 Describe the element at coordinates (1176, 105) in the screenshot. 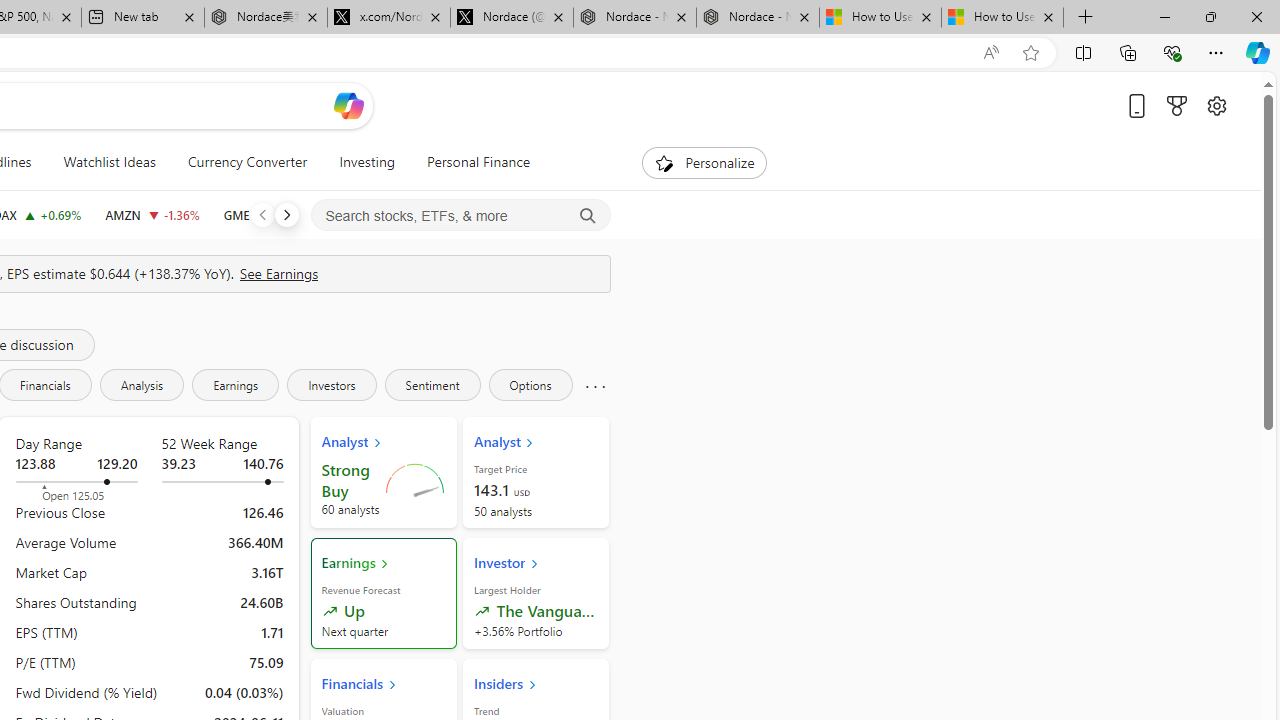

I see `'Microsoft rewards'` at that location.